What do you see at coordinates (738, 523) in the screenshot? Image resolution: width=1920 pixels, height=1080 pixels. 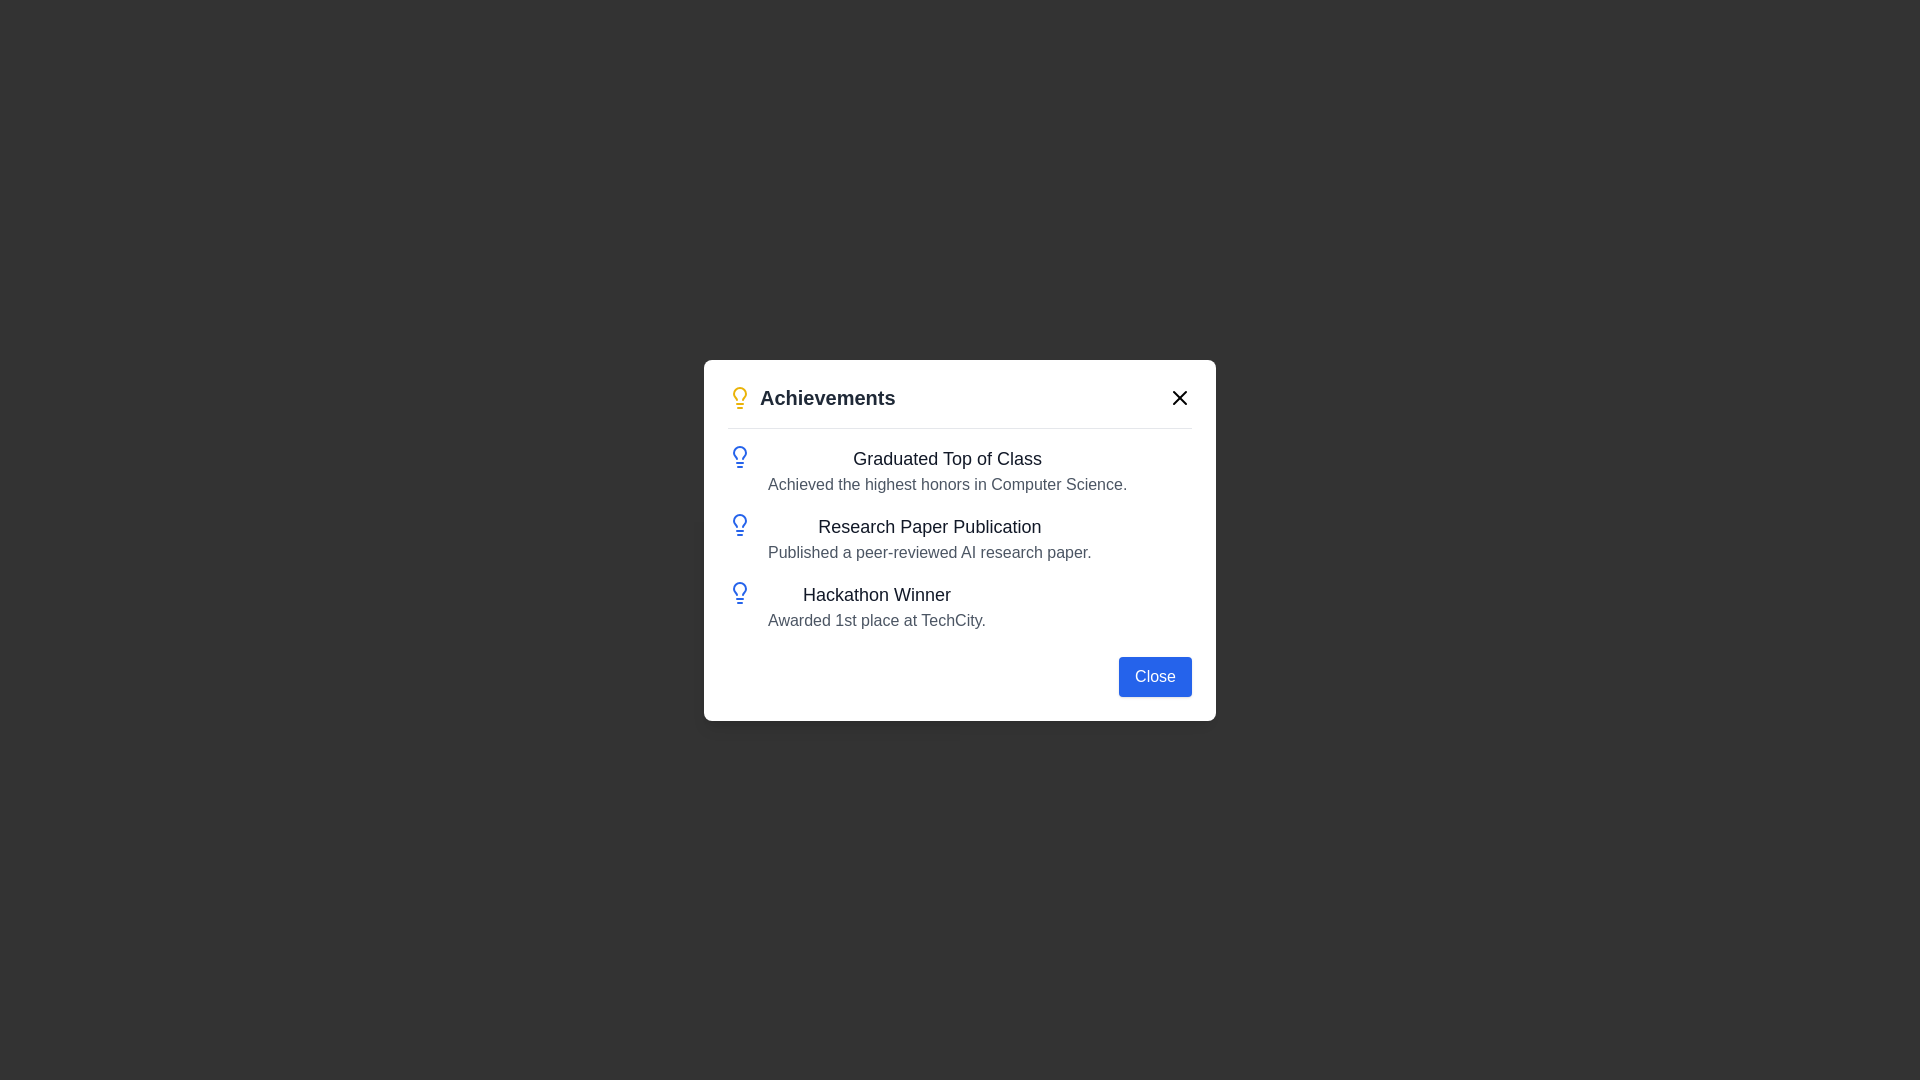 I see `the decorative icon associated with the 'Research Paper Publication' achievement, which is the second icon in the vertical sequence of achievement entries` at bounding box center [738, 523].